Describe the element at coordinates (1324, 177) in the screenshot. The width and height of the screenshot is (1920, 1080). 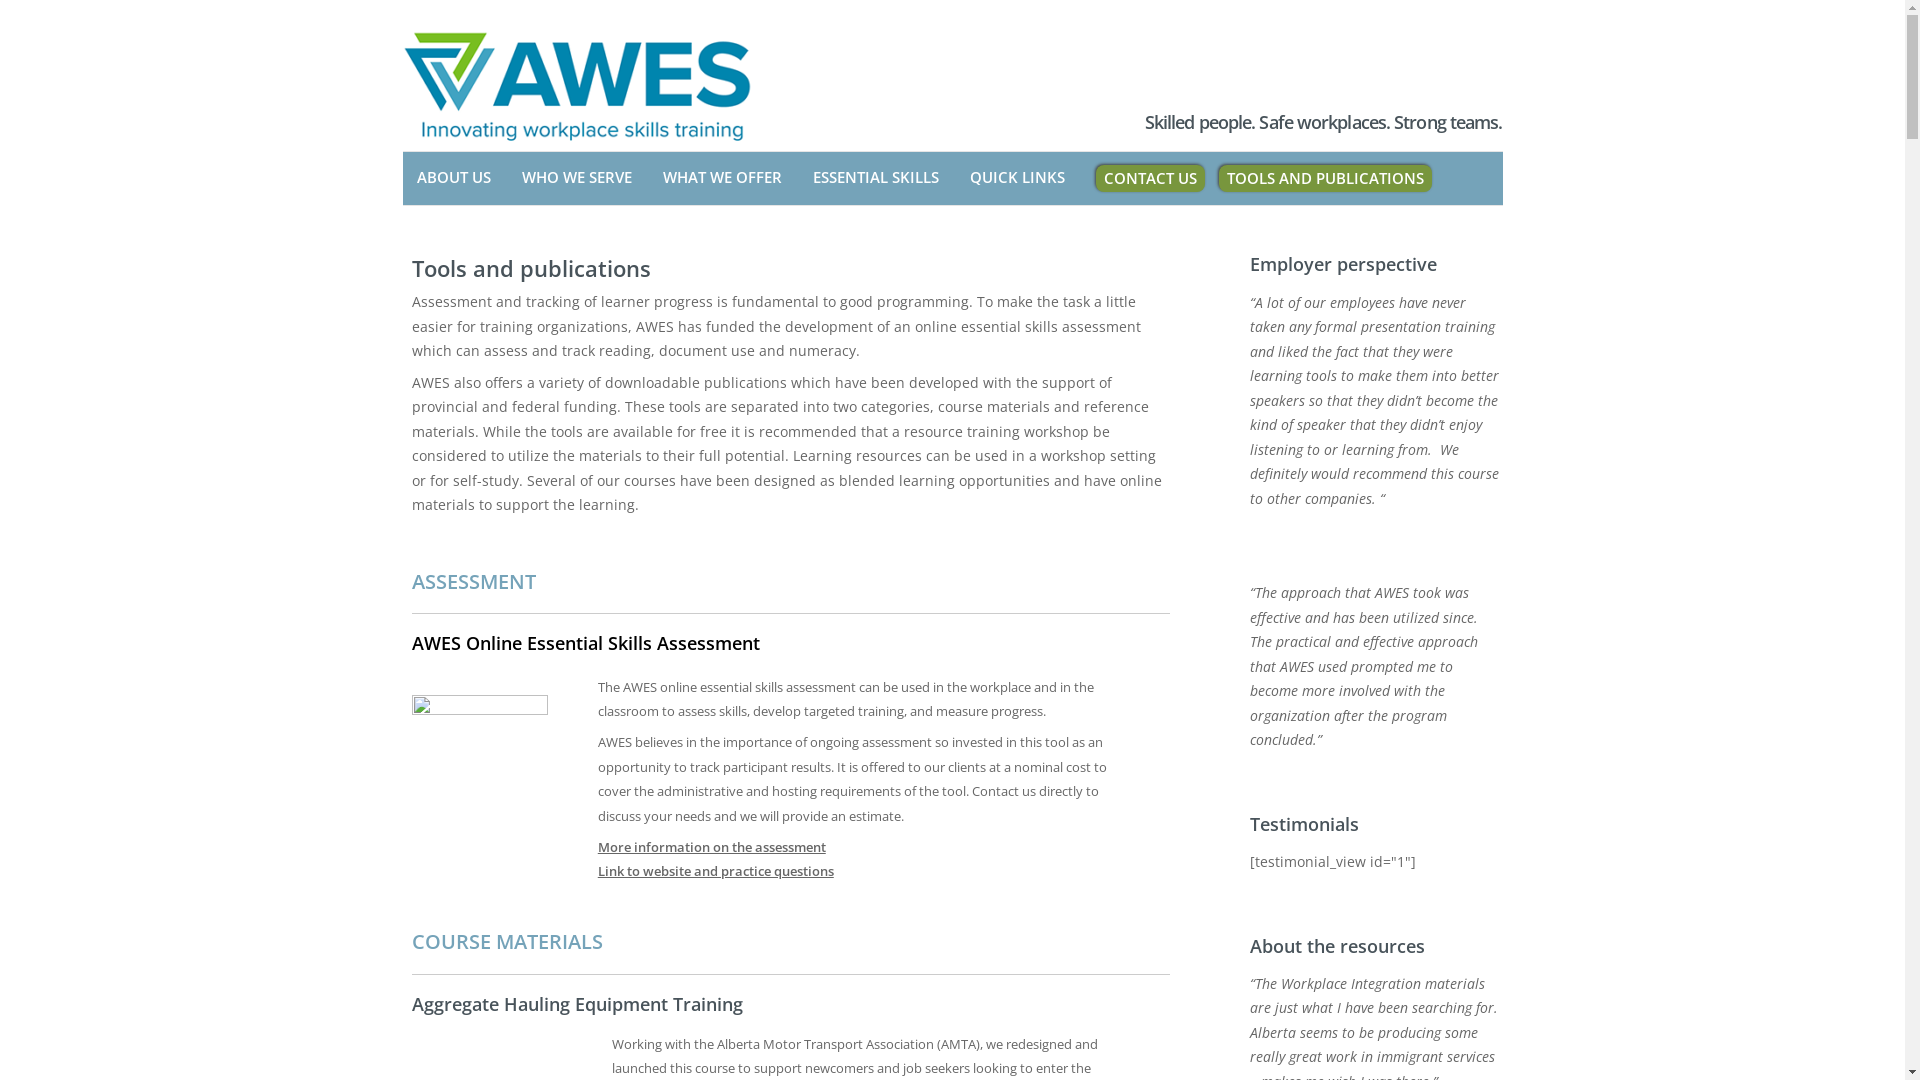
I see `'TOOLS AND PUBLICATIONS'` at that location.